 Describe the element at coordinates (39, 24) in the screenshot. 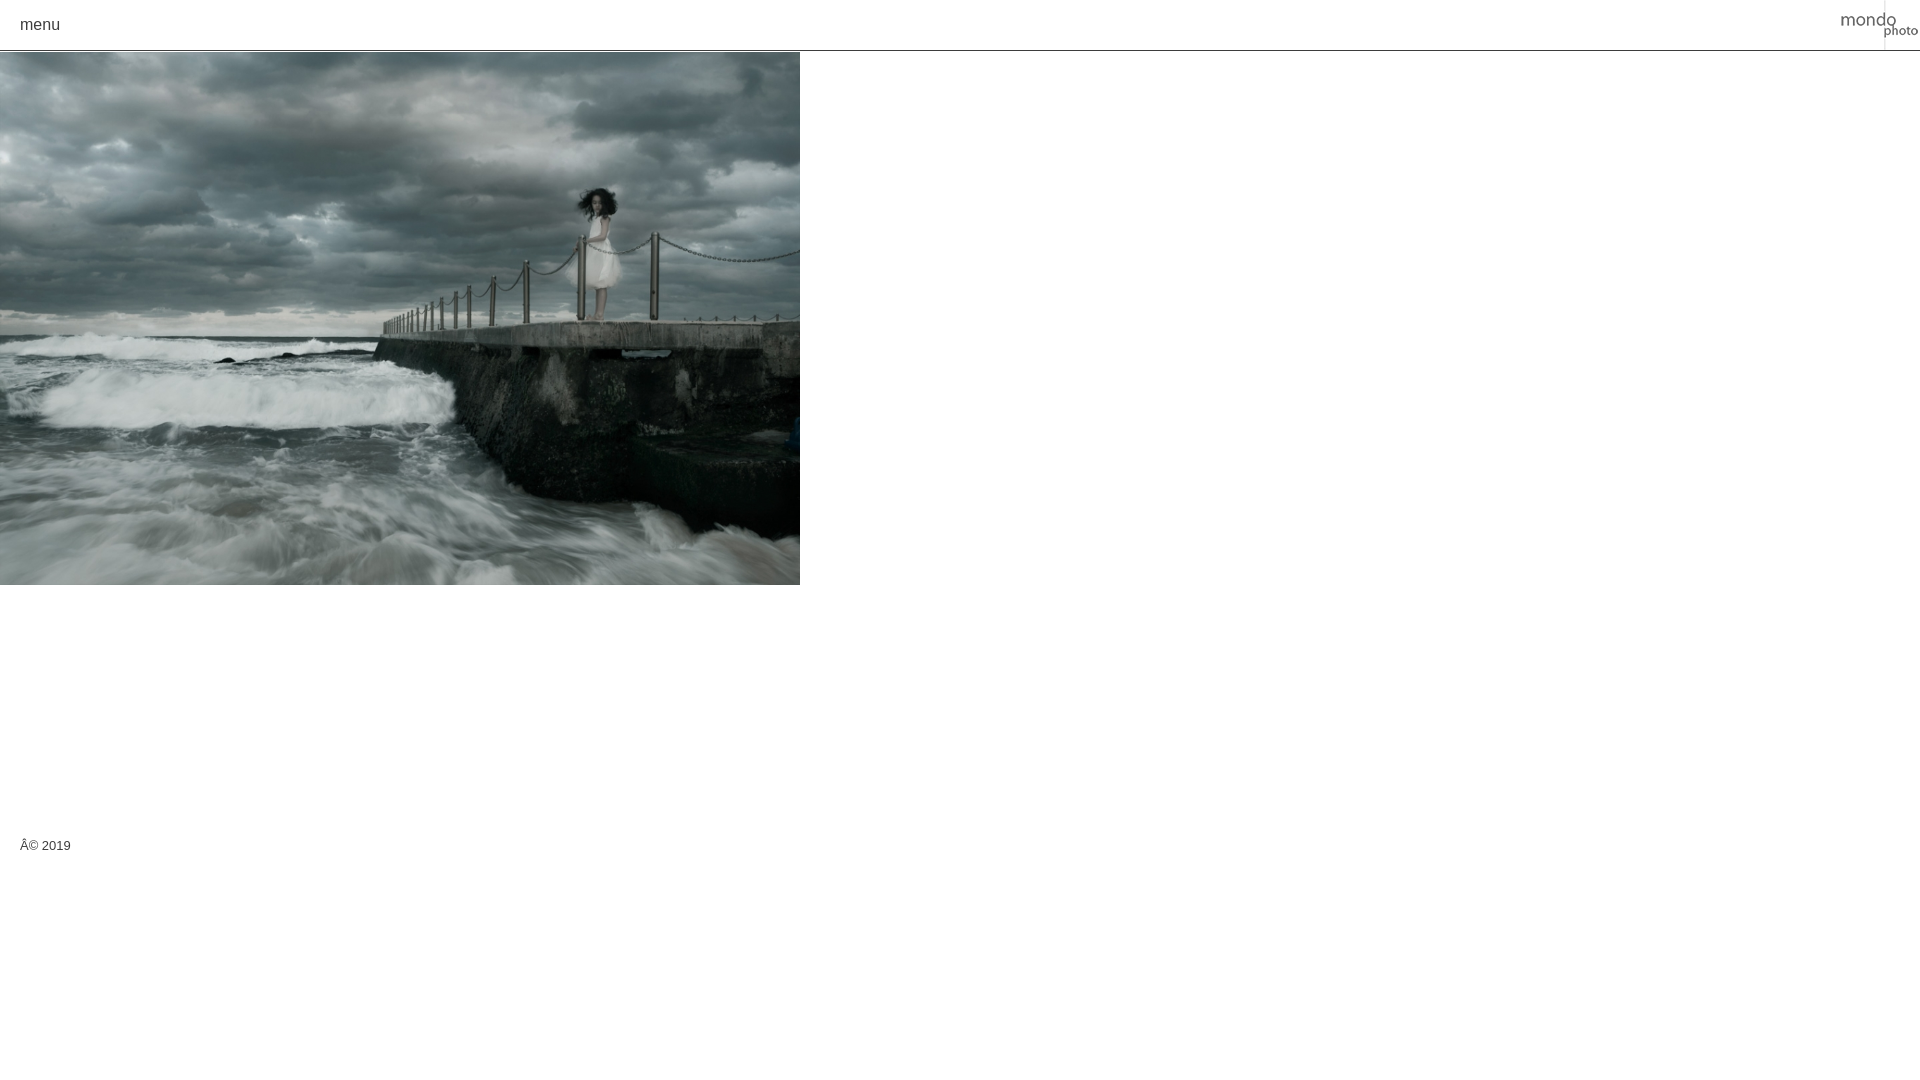

I see `'menu'` at that location.